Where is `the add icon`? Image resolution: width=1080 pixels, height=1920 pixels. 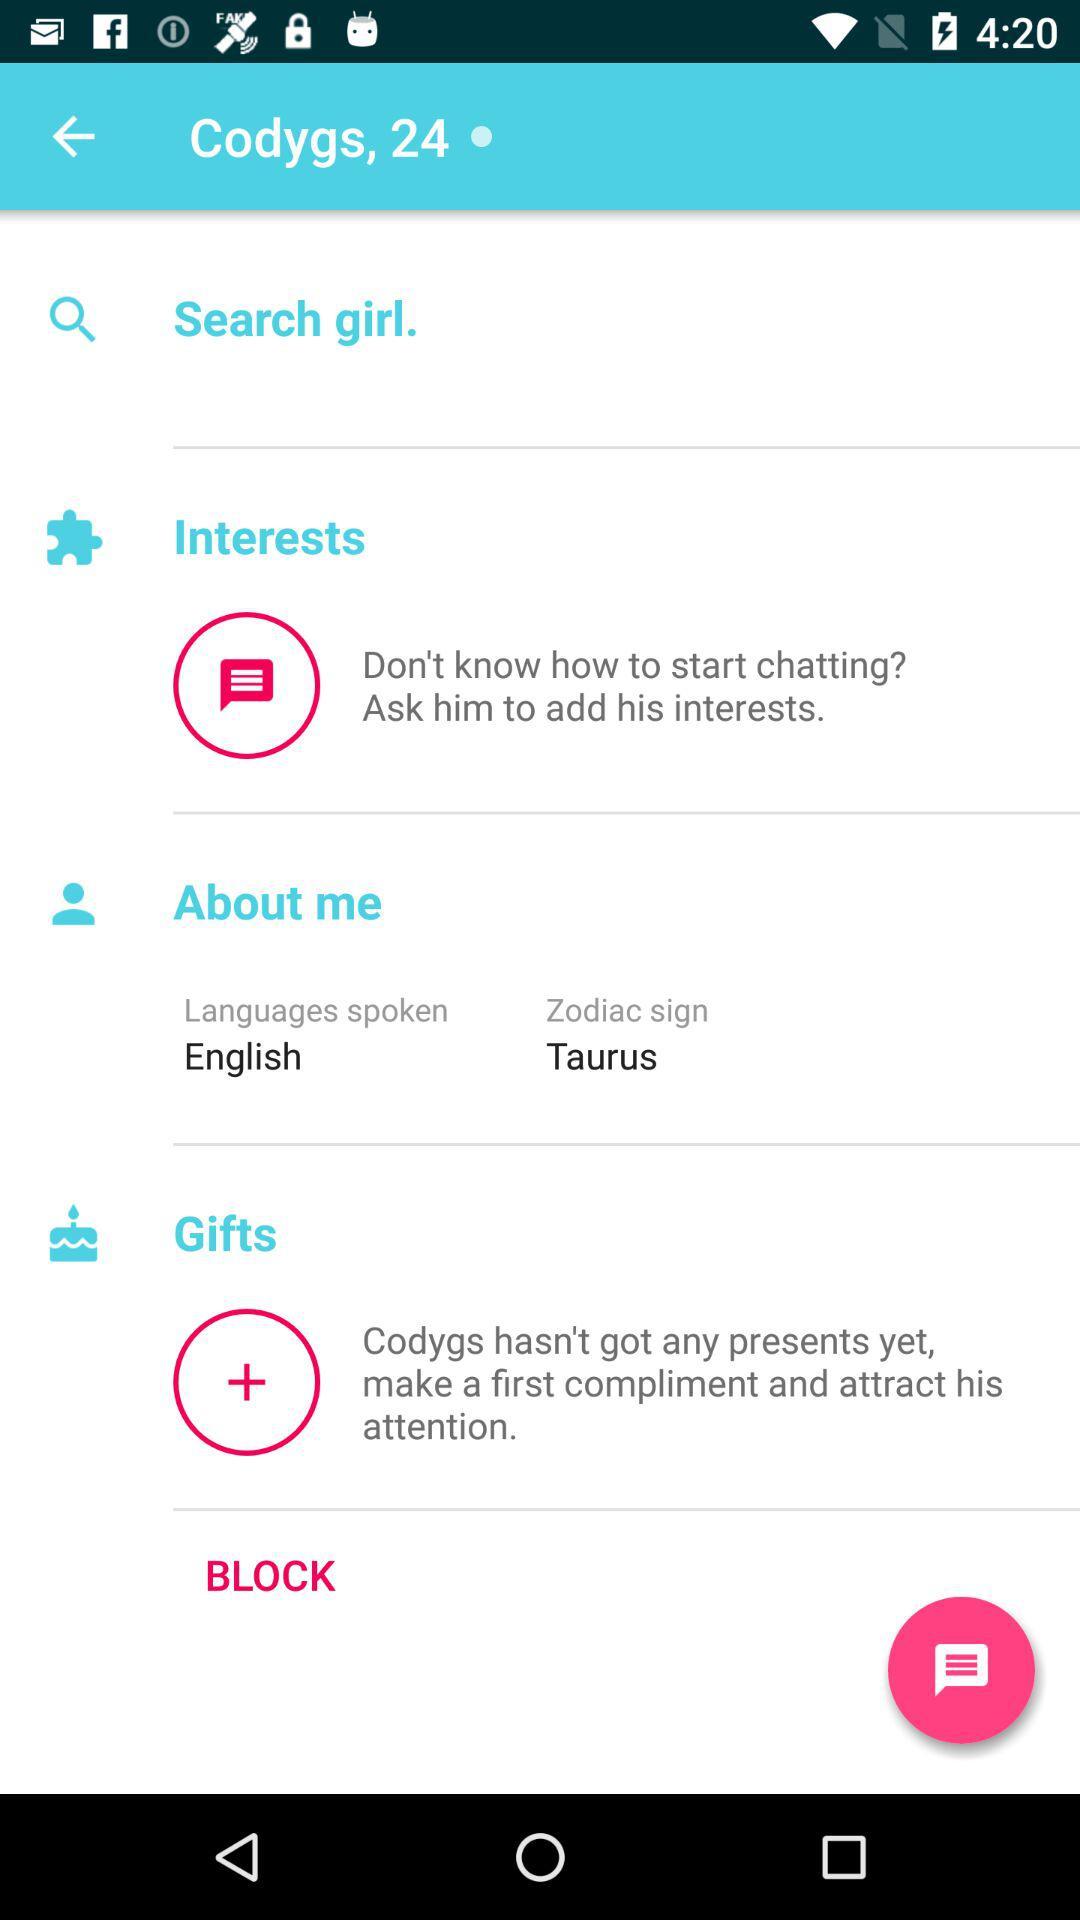 the add icon is located at coordinates (245, 1381).